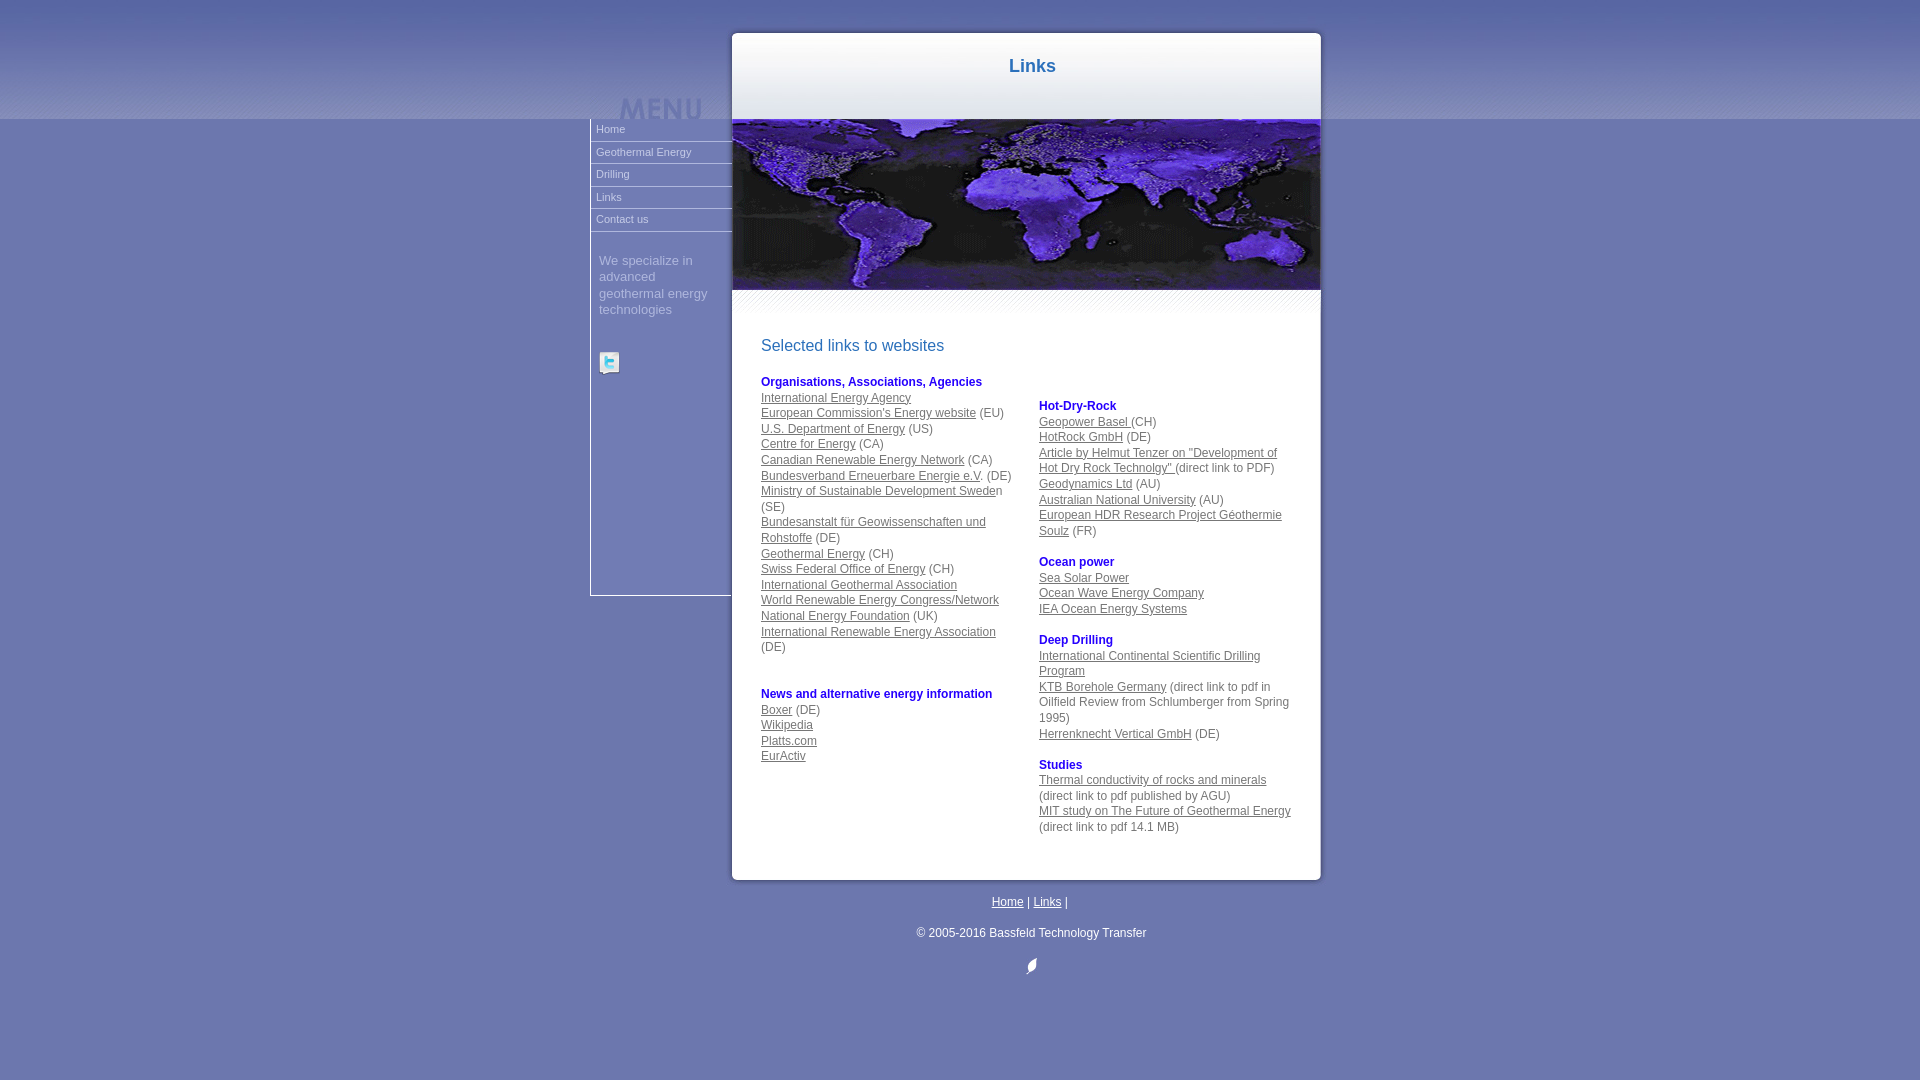 The height and width of the screenshot is (1080, 1920). What do you see at coordinates (1101, 685) in the screenshot?
I see `'KTB Borehole Germany'` at bounding box center [1101, 685].